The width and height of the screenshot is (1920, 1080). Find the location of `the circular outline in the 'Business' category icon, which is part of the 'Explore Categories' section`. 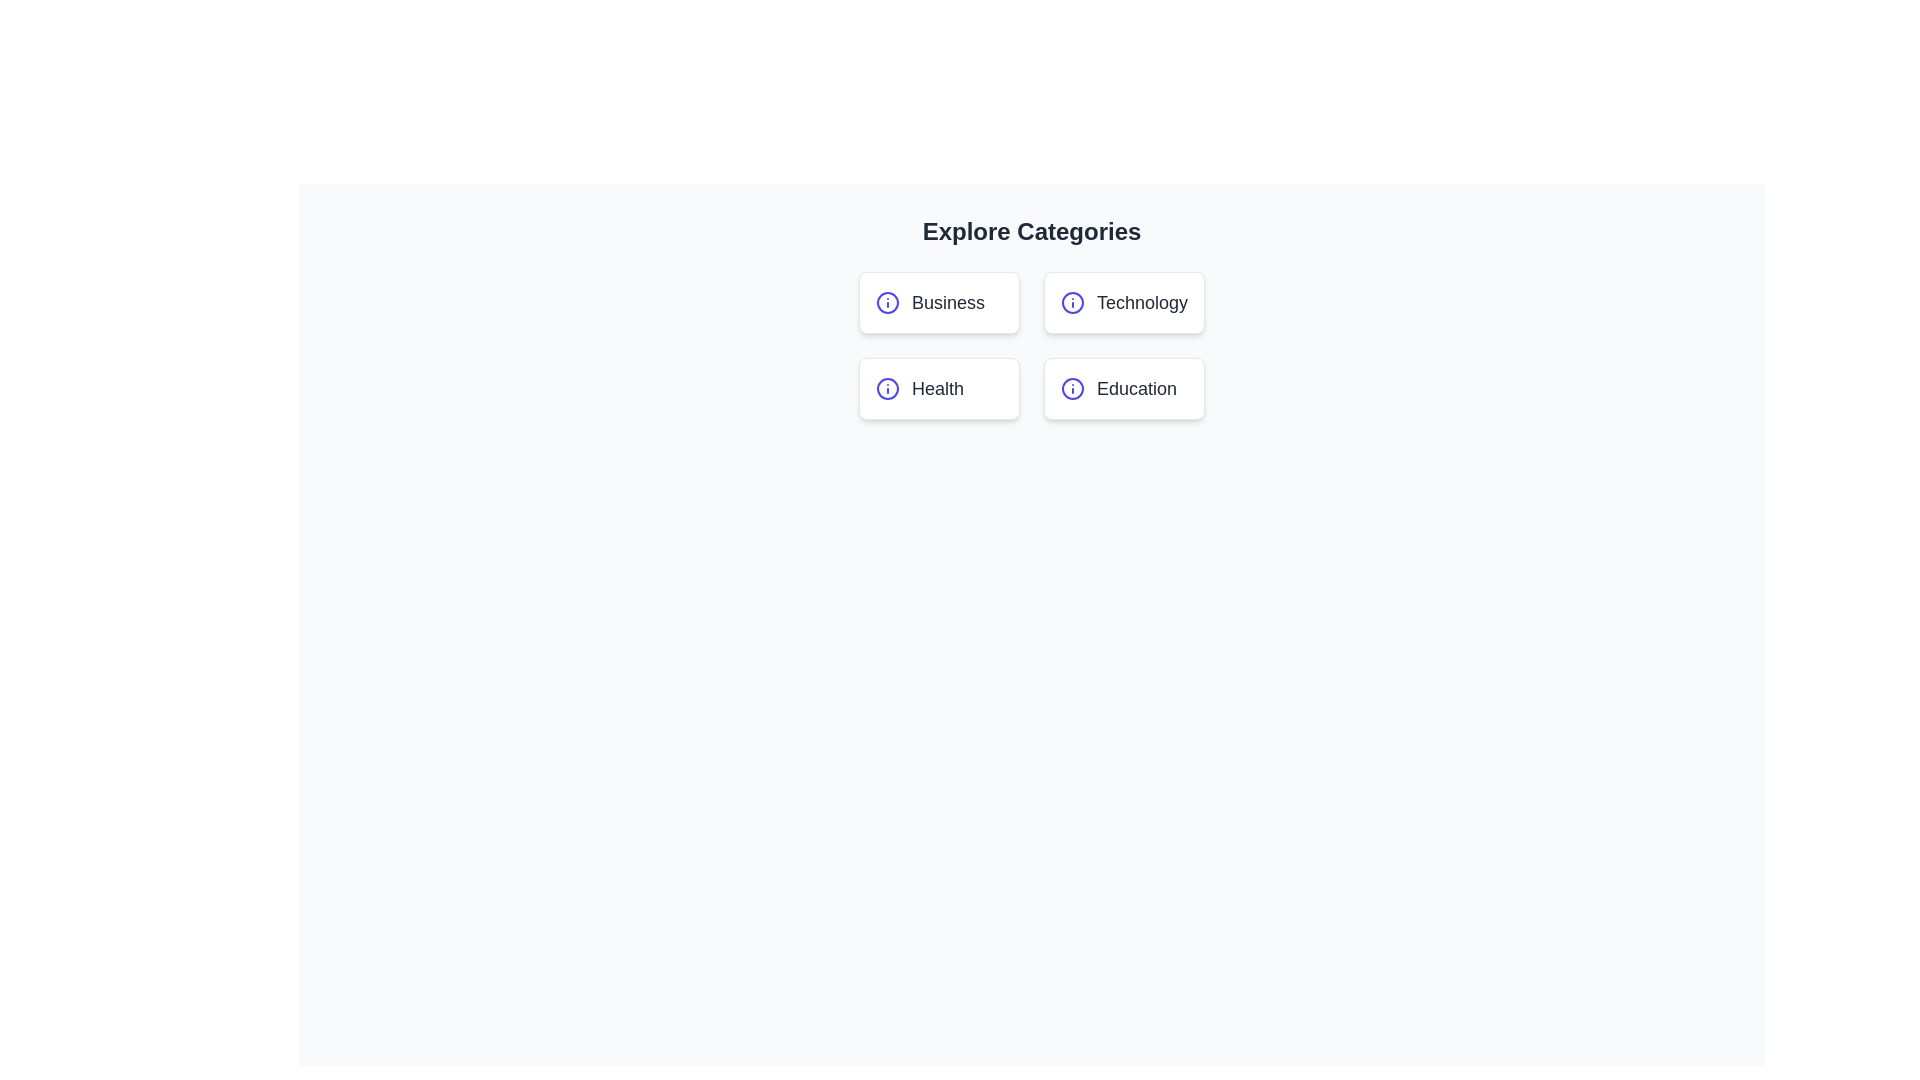

the circular outline in the 'Business' category icon, which is part of the 'Explore Categories' section is located at coordinates (887, 303).